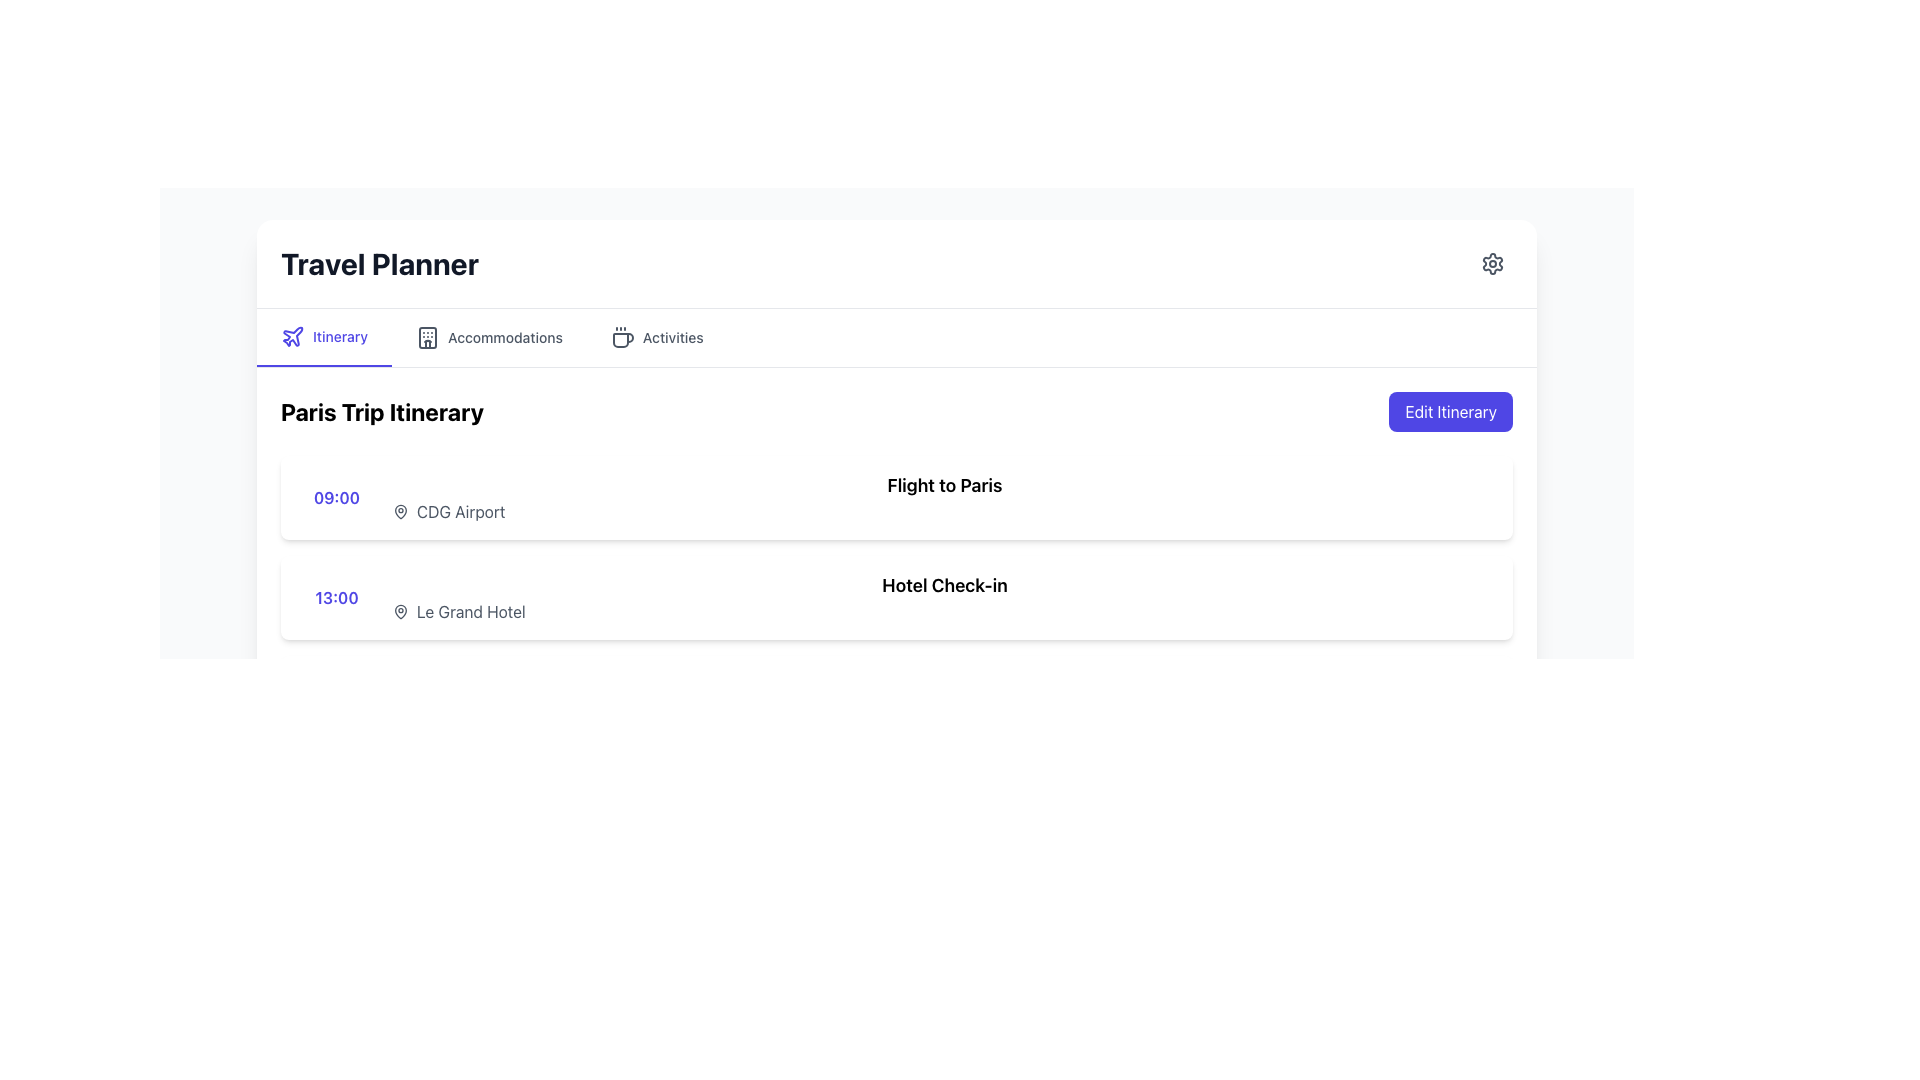 This screenshot has width=1920, height=1080. Describe the element at coordinates (657, 337) in the screenshot. I see `the third tab labeled 'Activities' in the Travel Planner interface to change its color` at that location.